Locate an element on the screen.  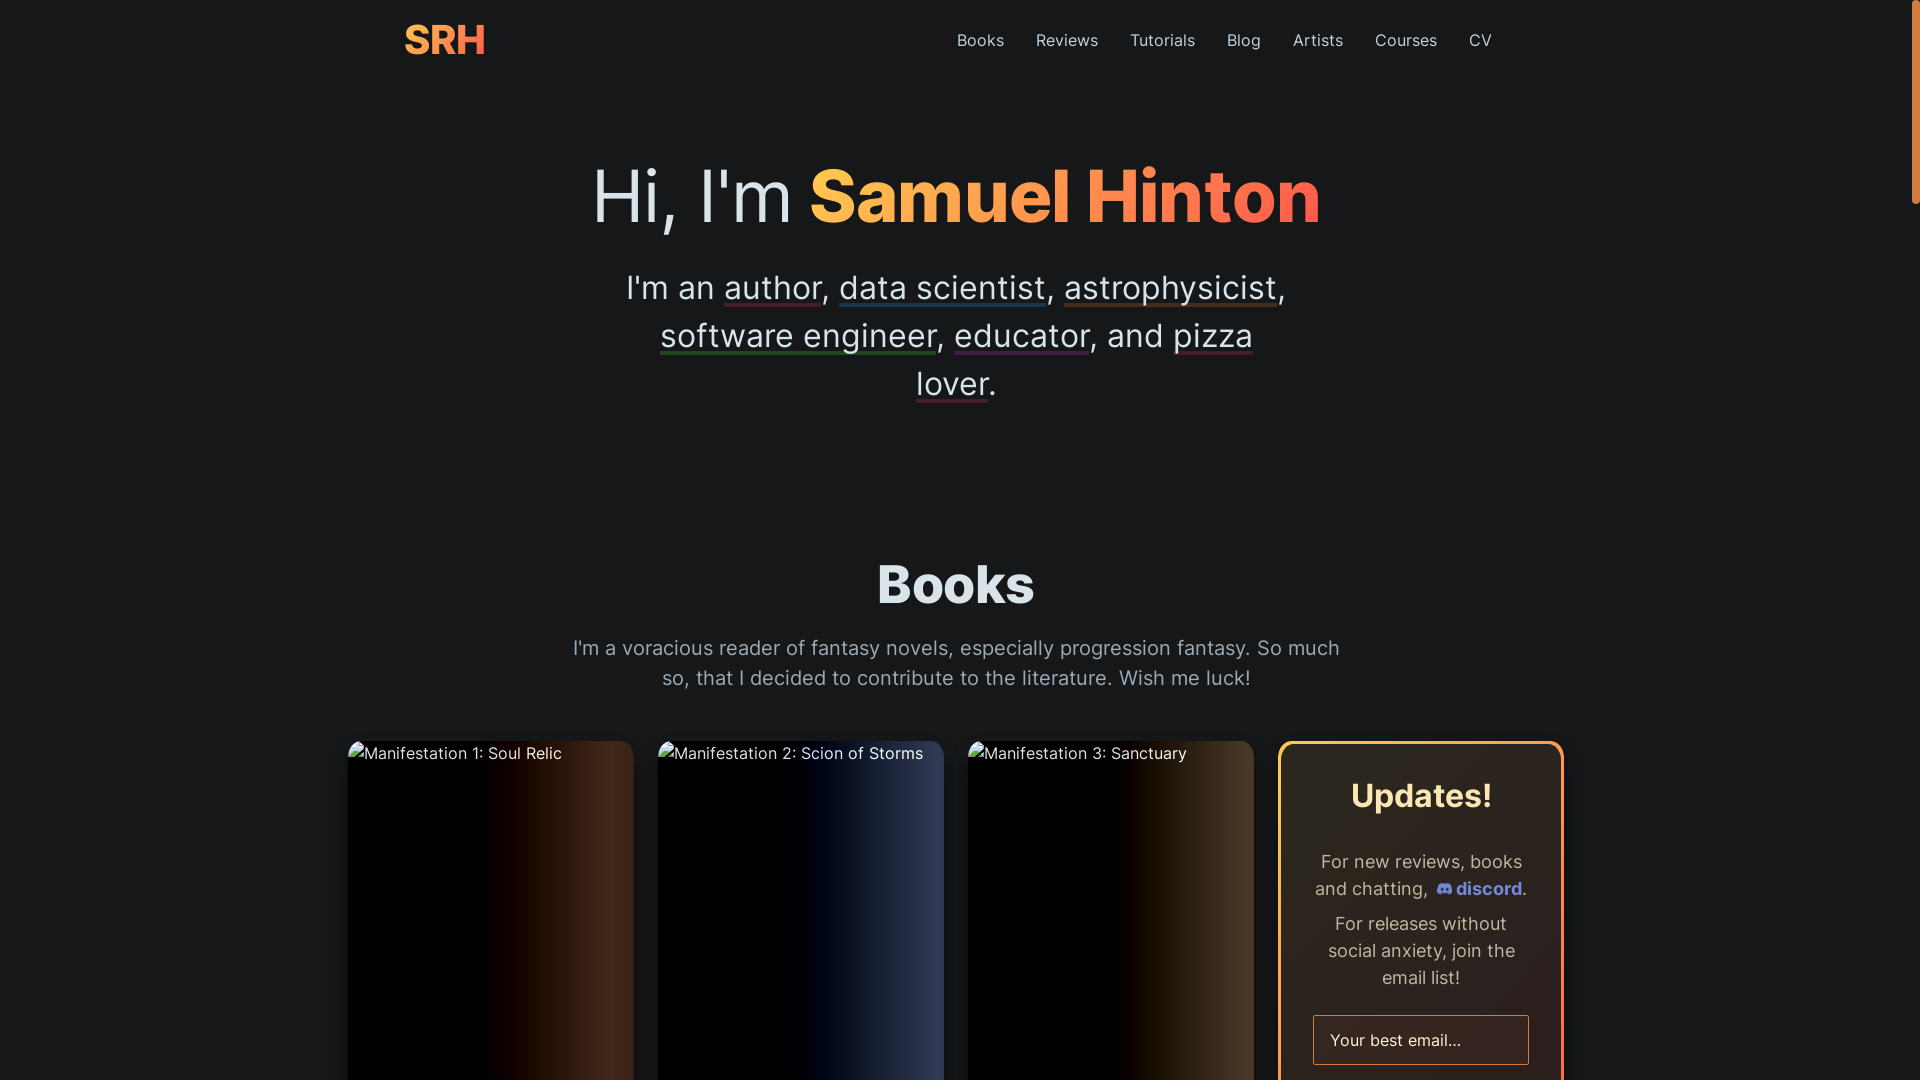
'CV' is located at coordinates (1453, 39).